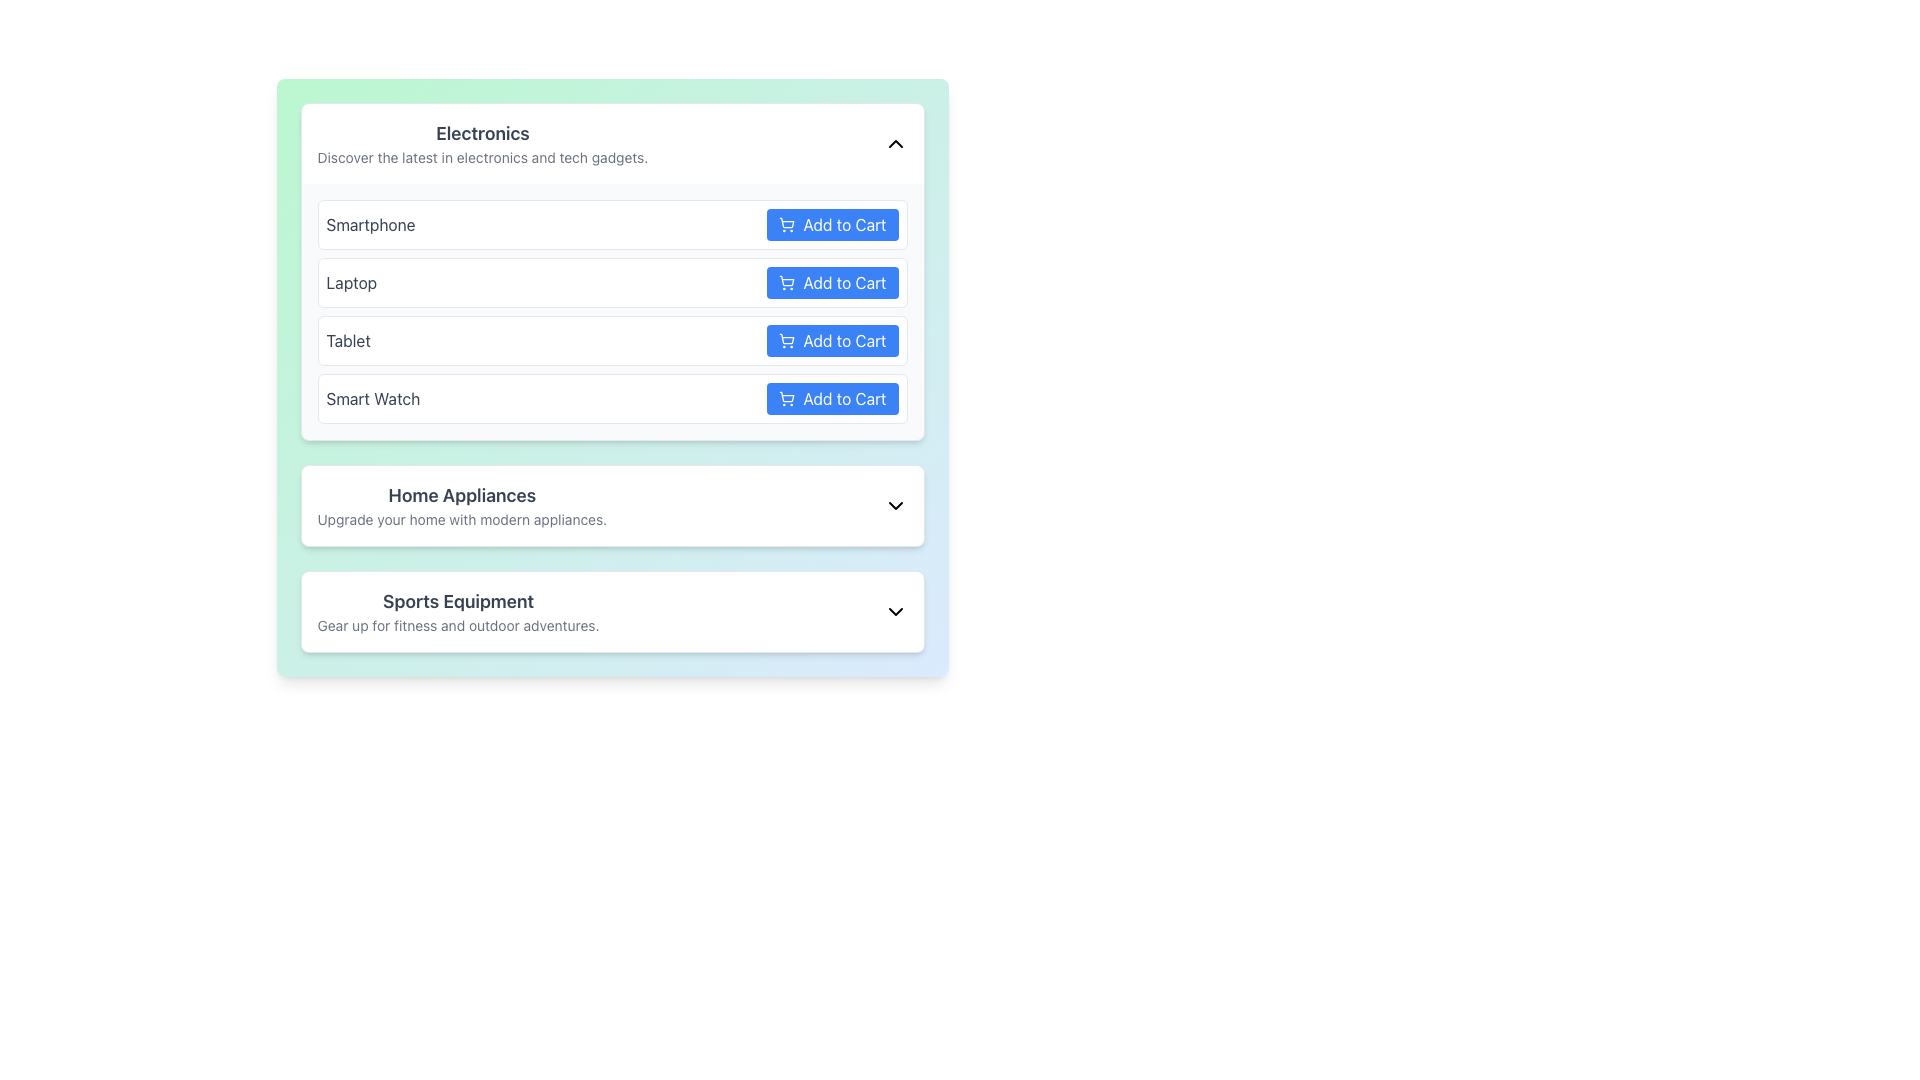  What do you see at coordinates (482, 157) in the screenshot?
I see `the text element displaying 'Discover the latest in electronics and tech gadgets.' which is styled with a small gray font and located below the 'Electronics' header` at bounding box center [482, 157].